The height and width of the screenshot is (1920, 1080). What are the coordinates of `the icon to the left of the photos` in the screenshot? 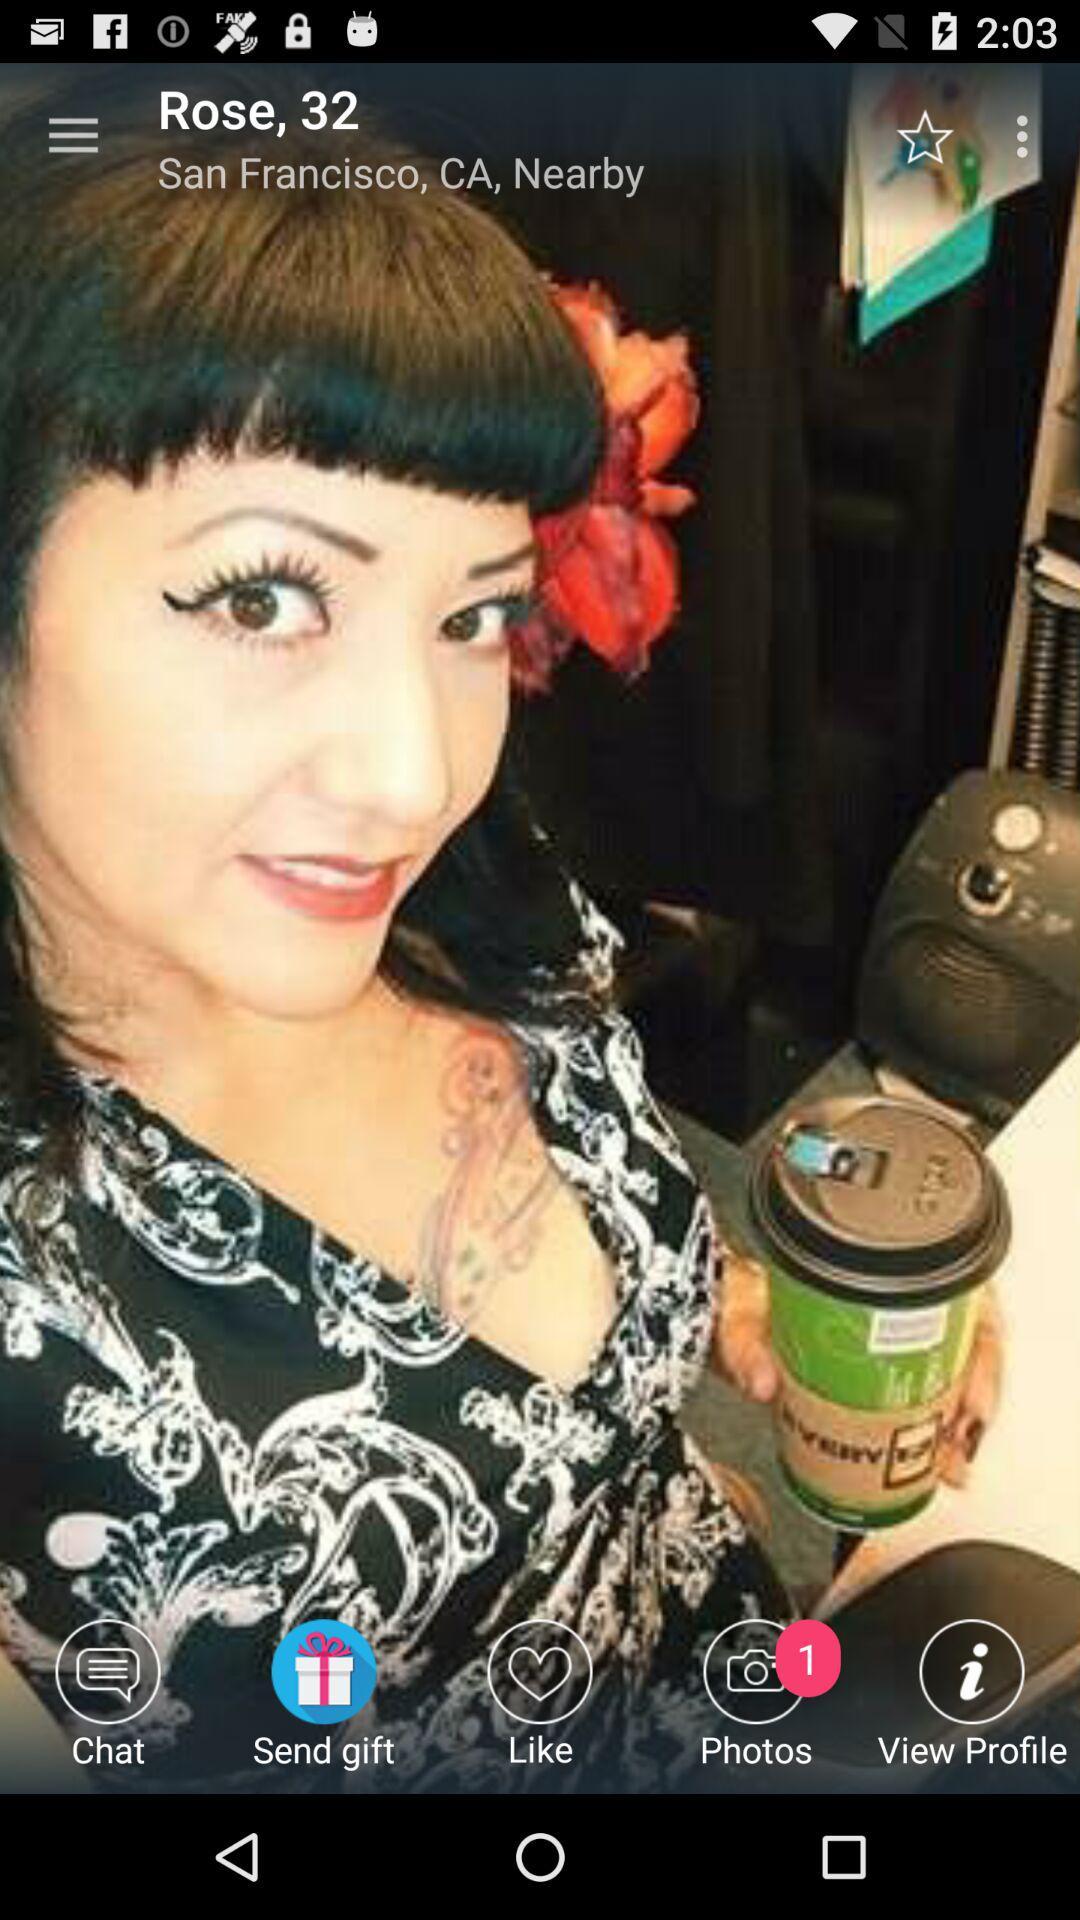 It's located at (540, 1705).